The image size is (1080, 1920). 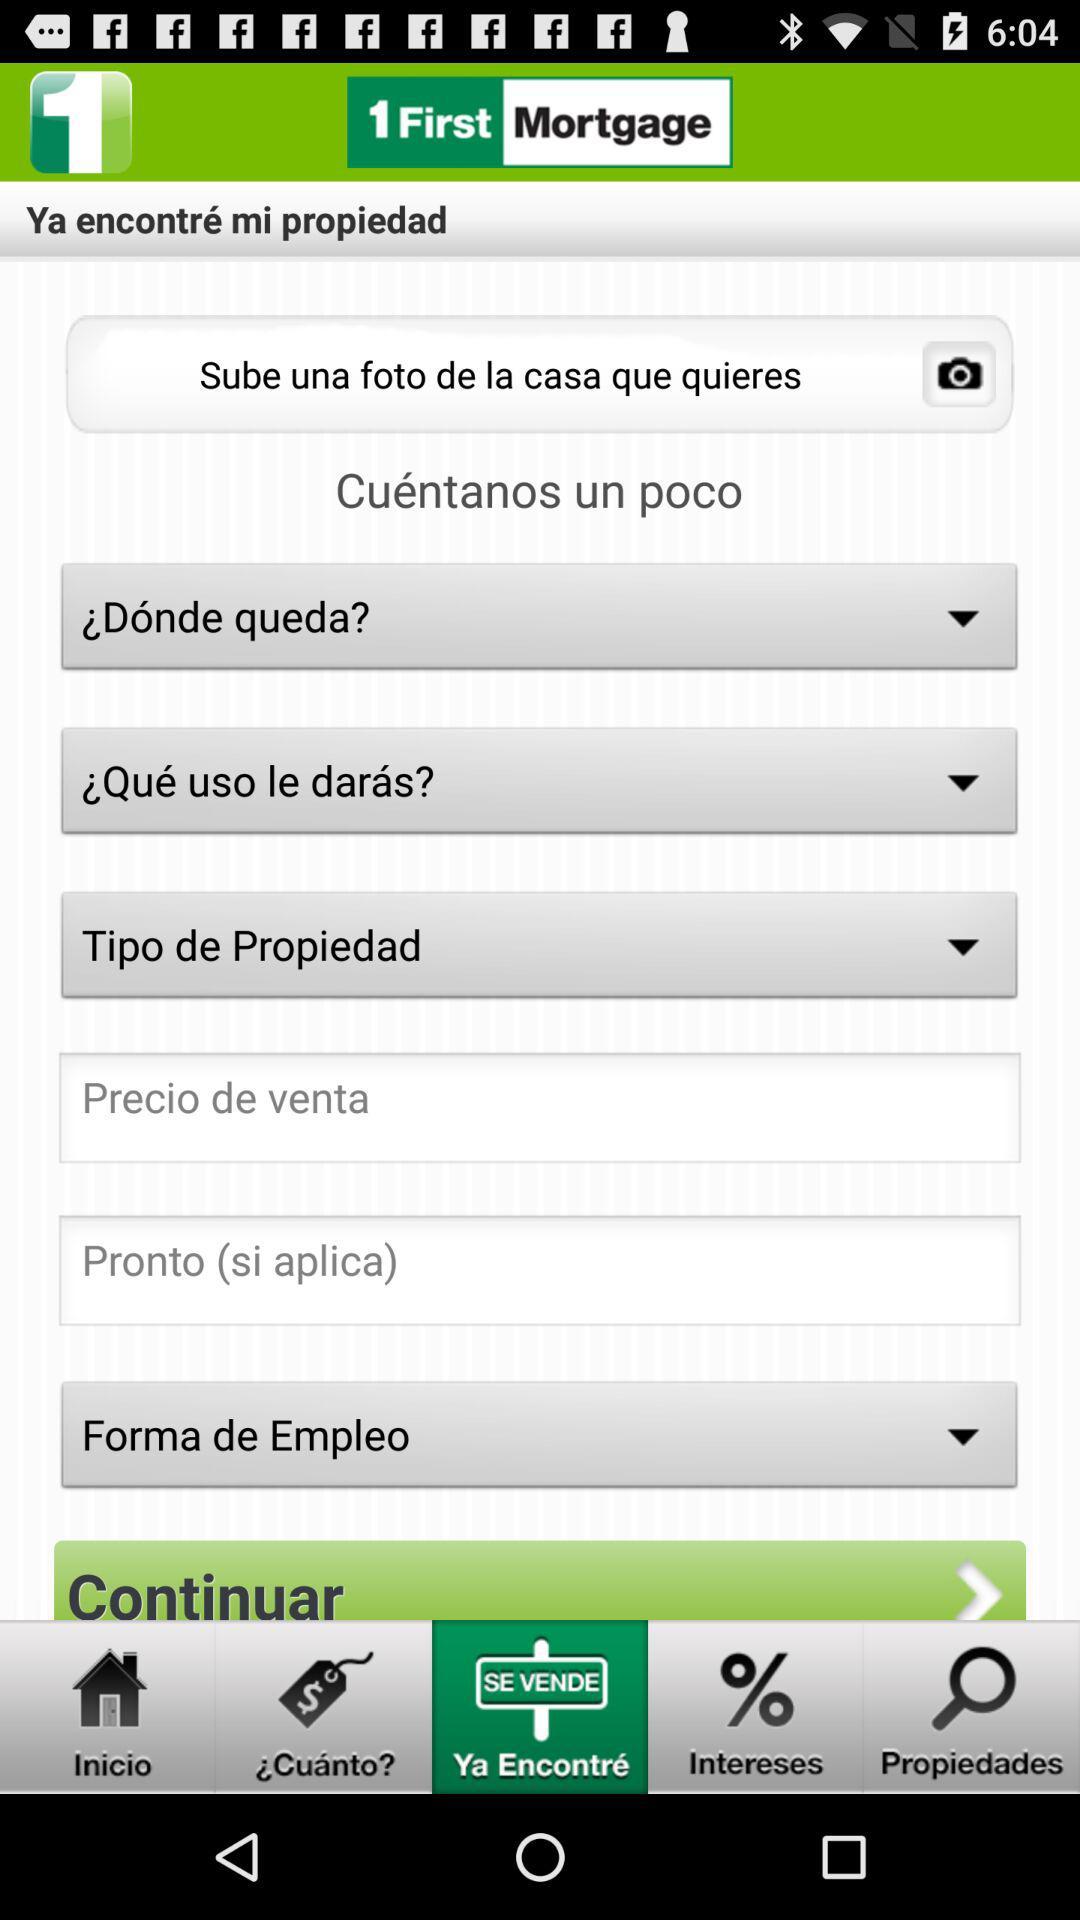 I want to click on the facebook icon, so click(x=80, y=129).